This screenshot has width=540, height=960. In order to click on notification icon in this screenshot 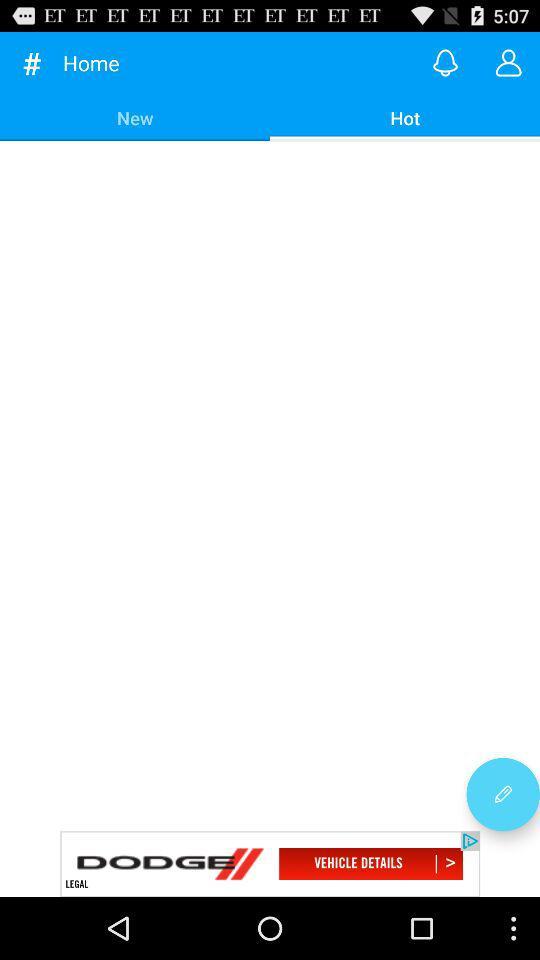, I will do `click(445, 62)`.